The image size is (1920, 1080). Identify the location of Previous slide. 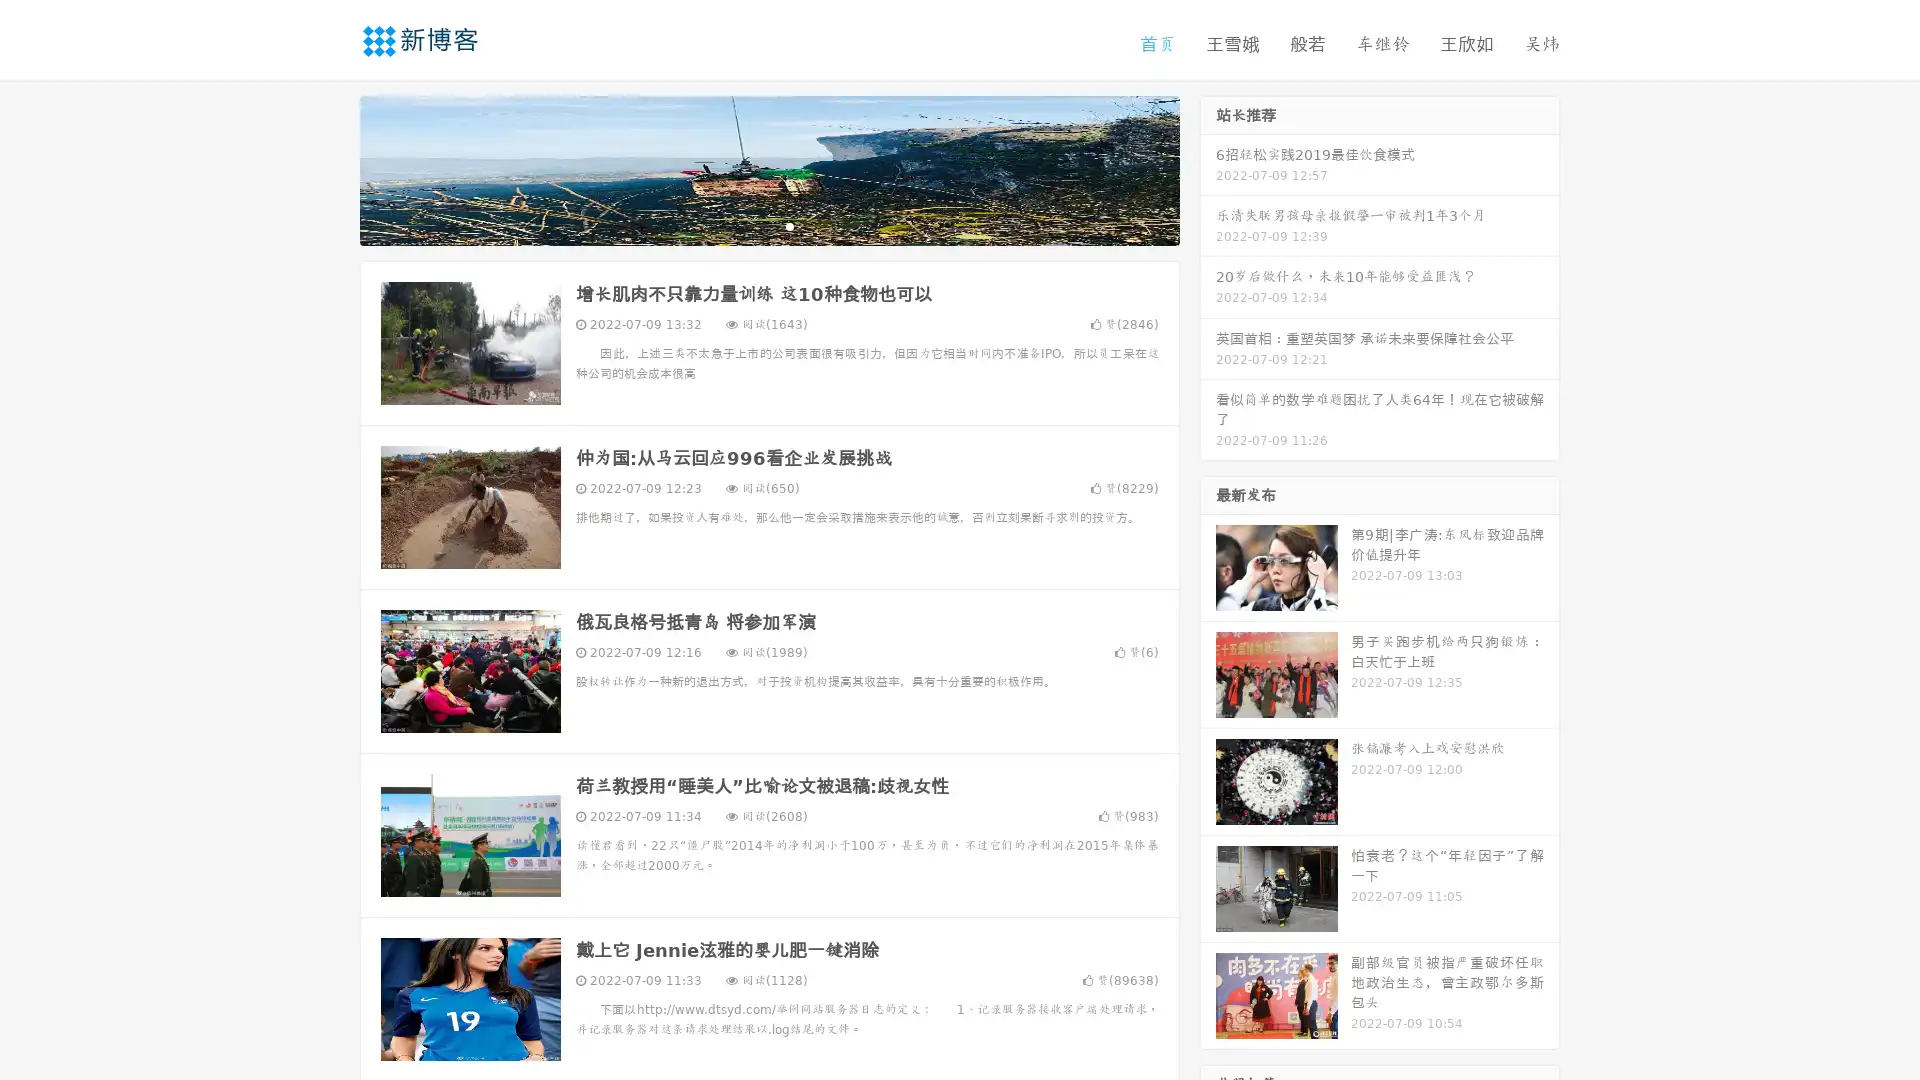
(330, 168).